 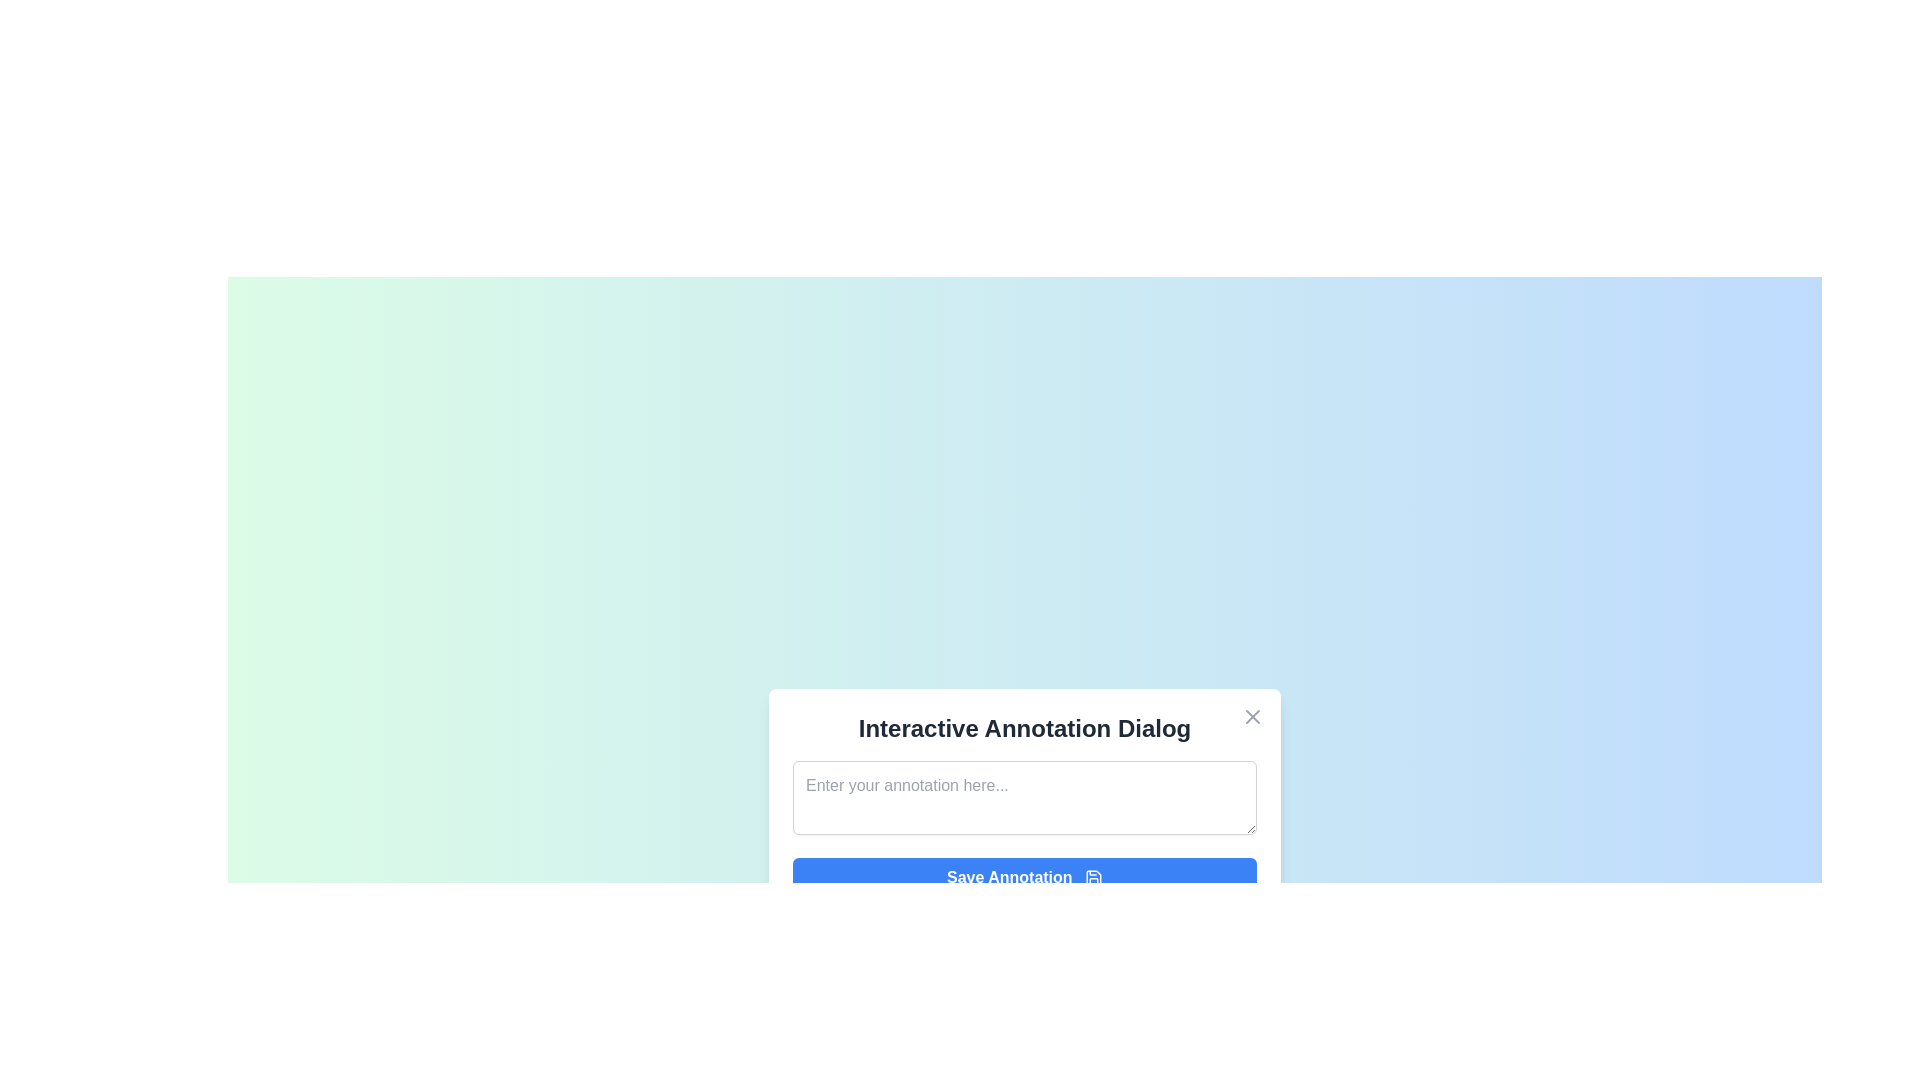 What do you see at coordinates (1251, 715) in the screenshot?
I see `the close button at the top-right corner of the dialog` at bounding box center [1251, 715].